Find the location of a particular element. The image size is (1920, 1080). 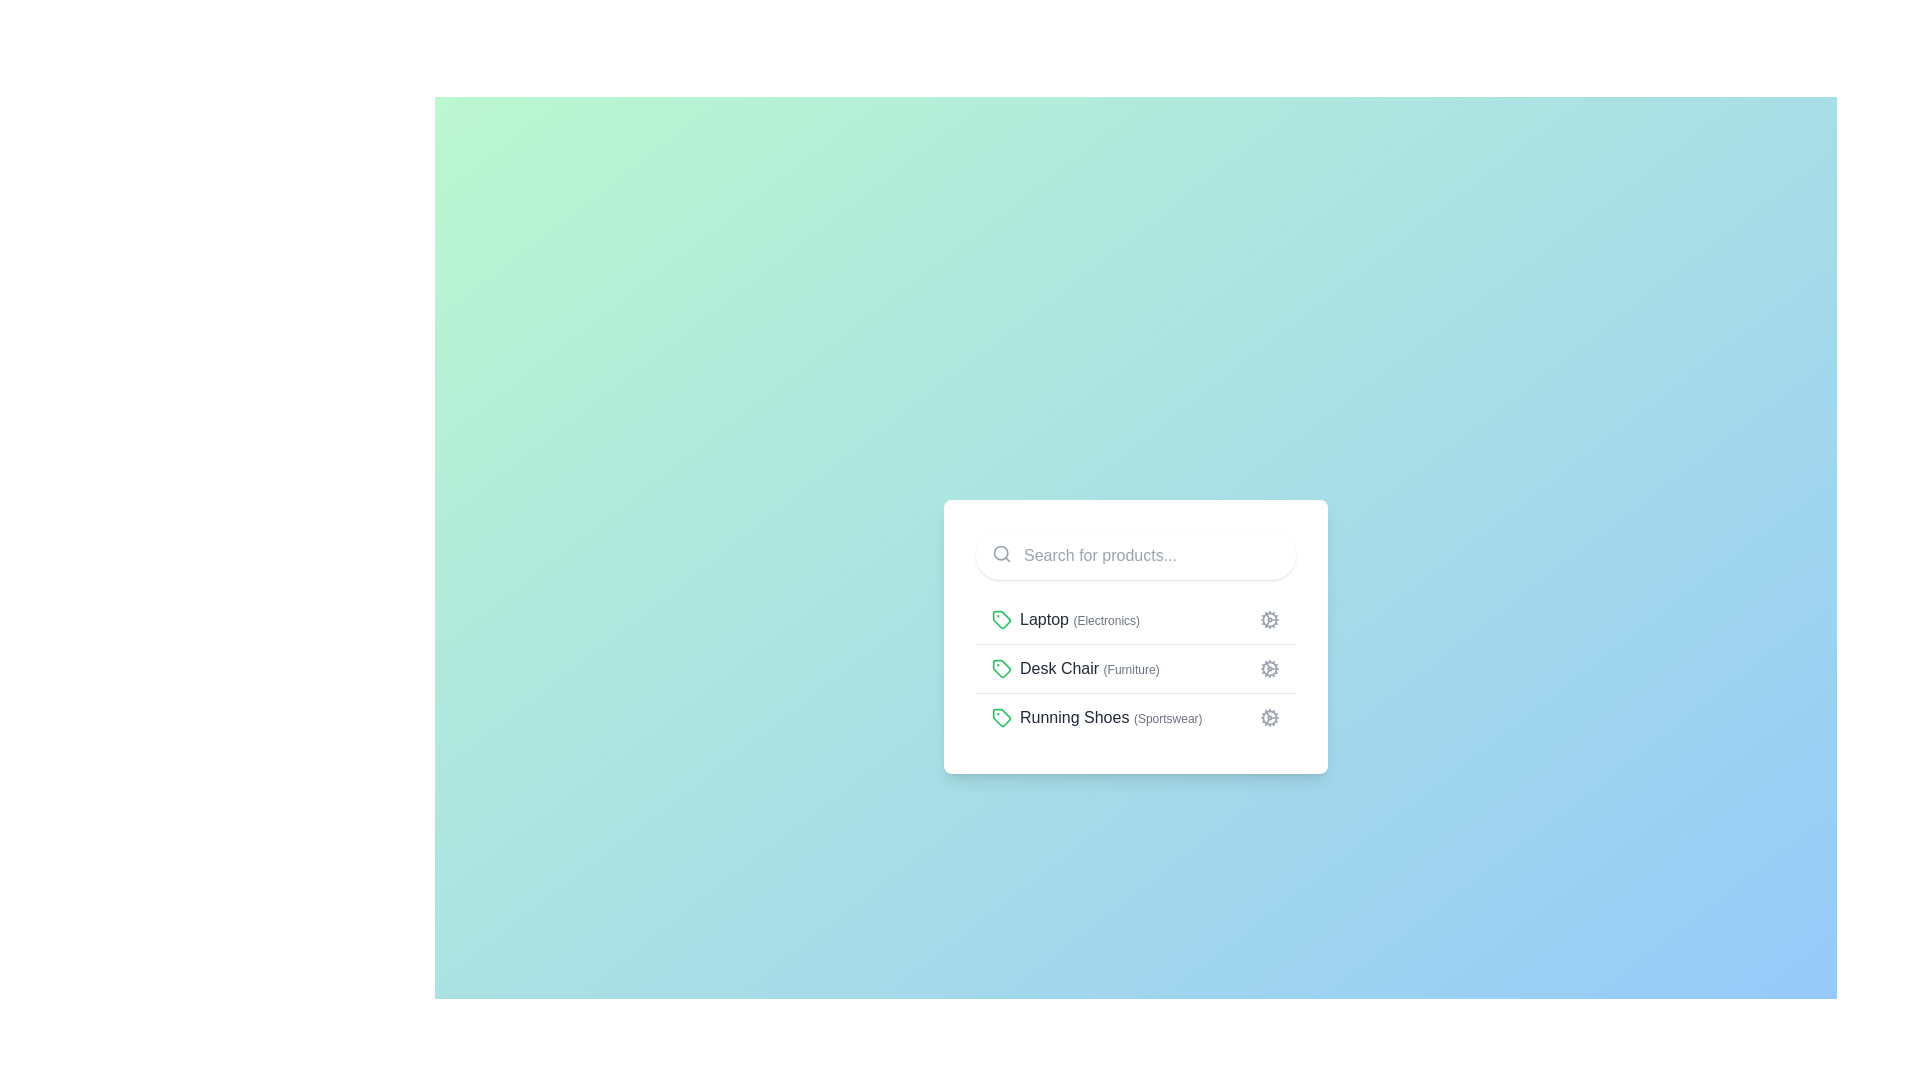

the small green tag-like icon located to the left of the text 'Laptop (Electronics)' which has a circular part and a distinctive stroke design is located at coordinates (1002, 619).